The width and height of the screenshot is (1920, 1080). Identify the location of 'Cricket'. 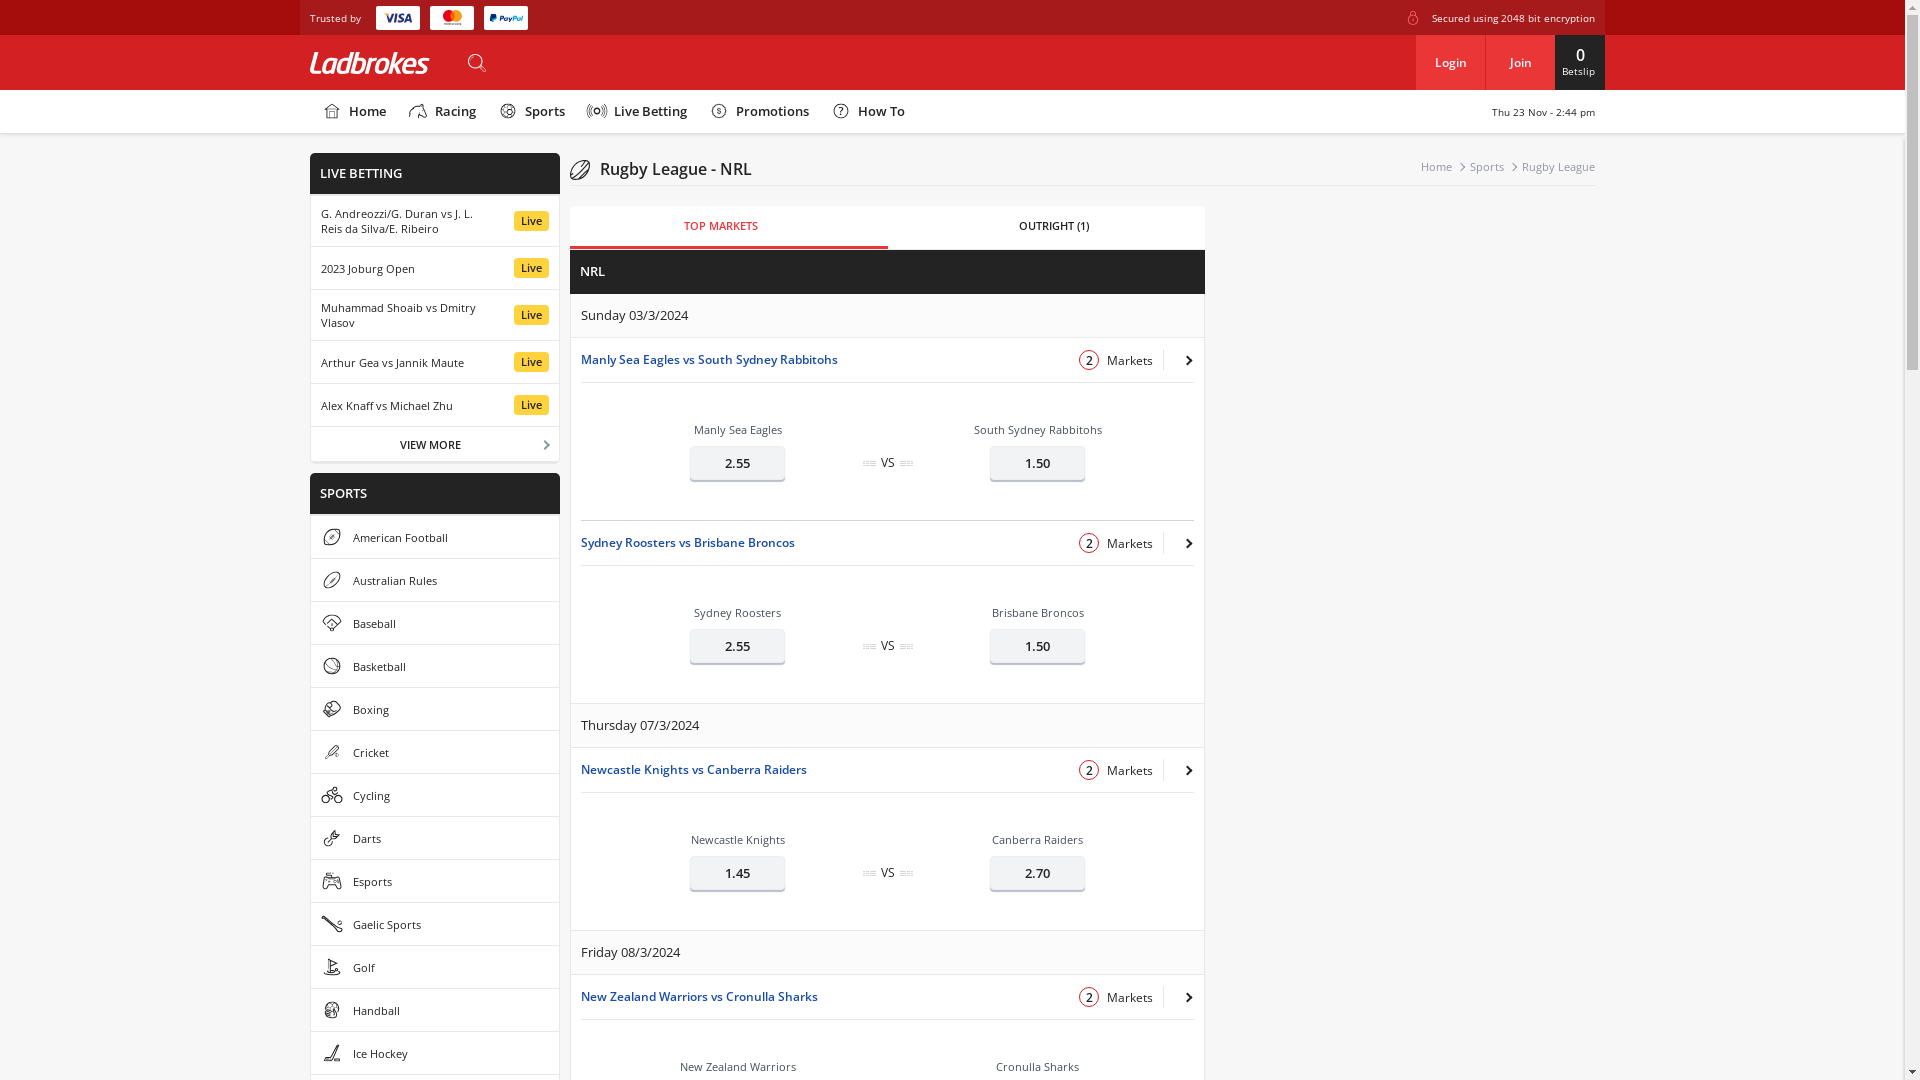
(434, 752).